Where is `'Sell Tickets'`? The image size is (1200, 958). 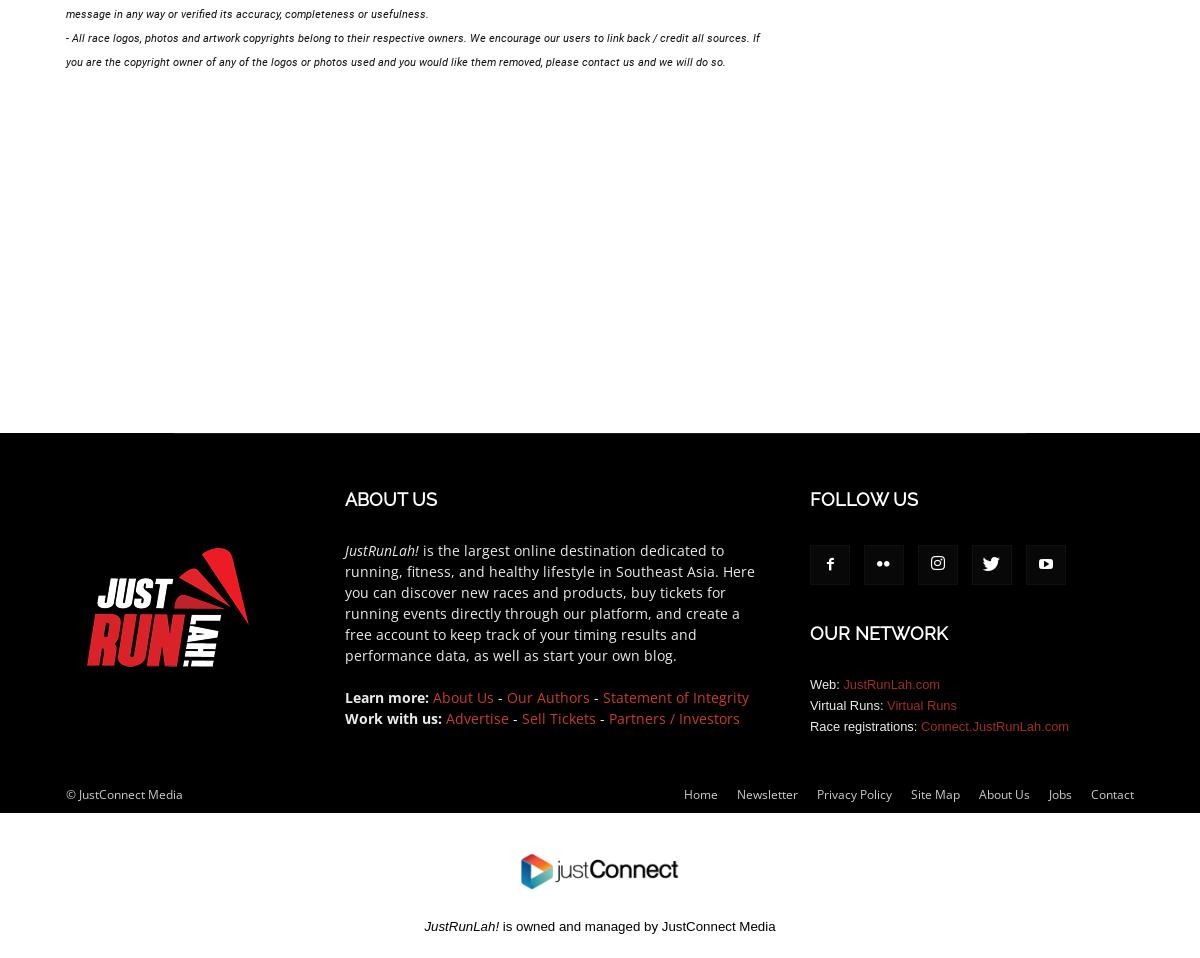 'Sell Tickets' is located at coordinates (521, 716).